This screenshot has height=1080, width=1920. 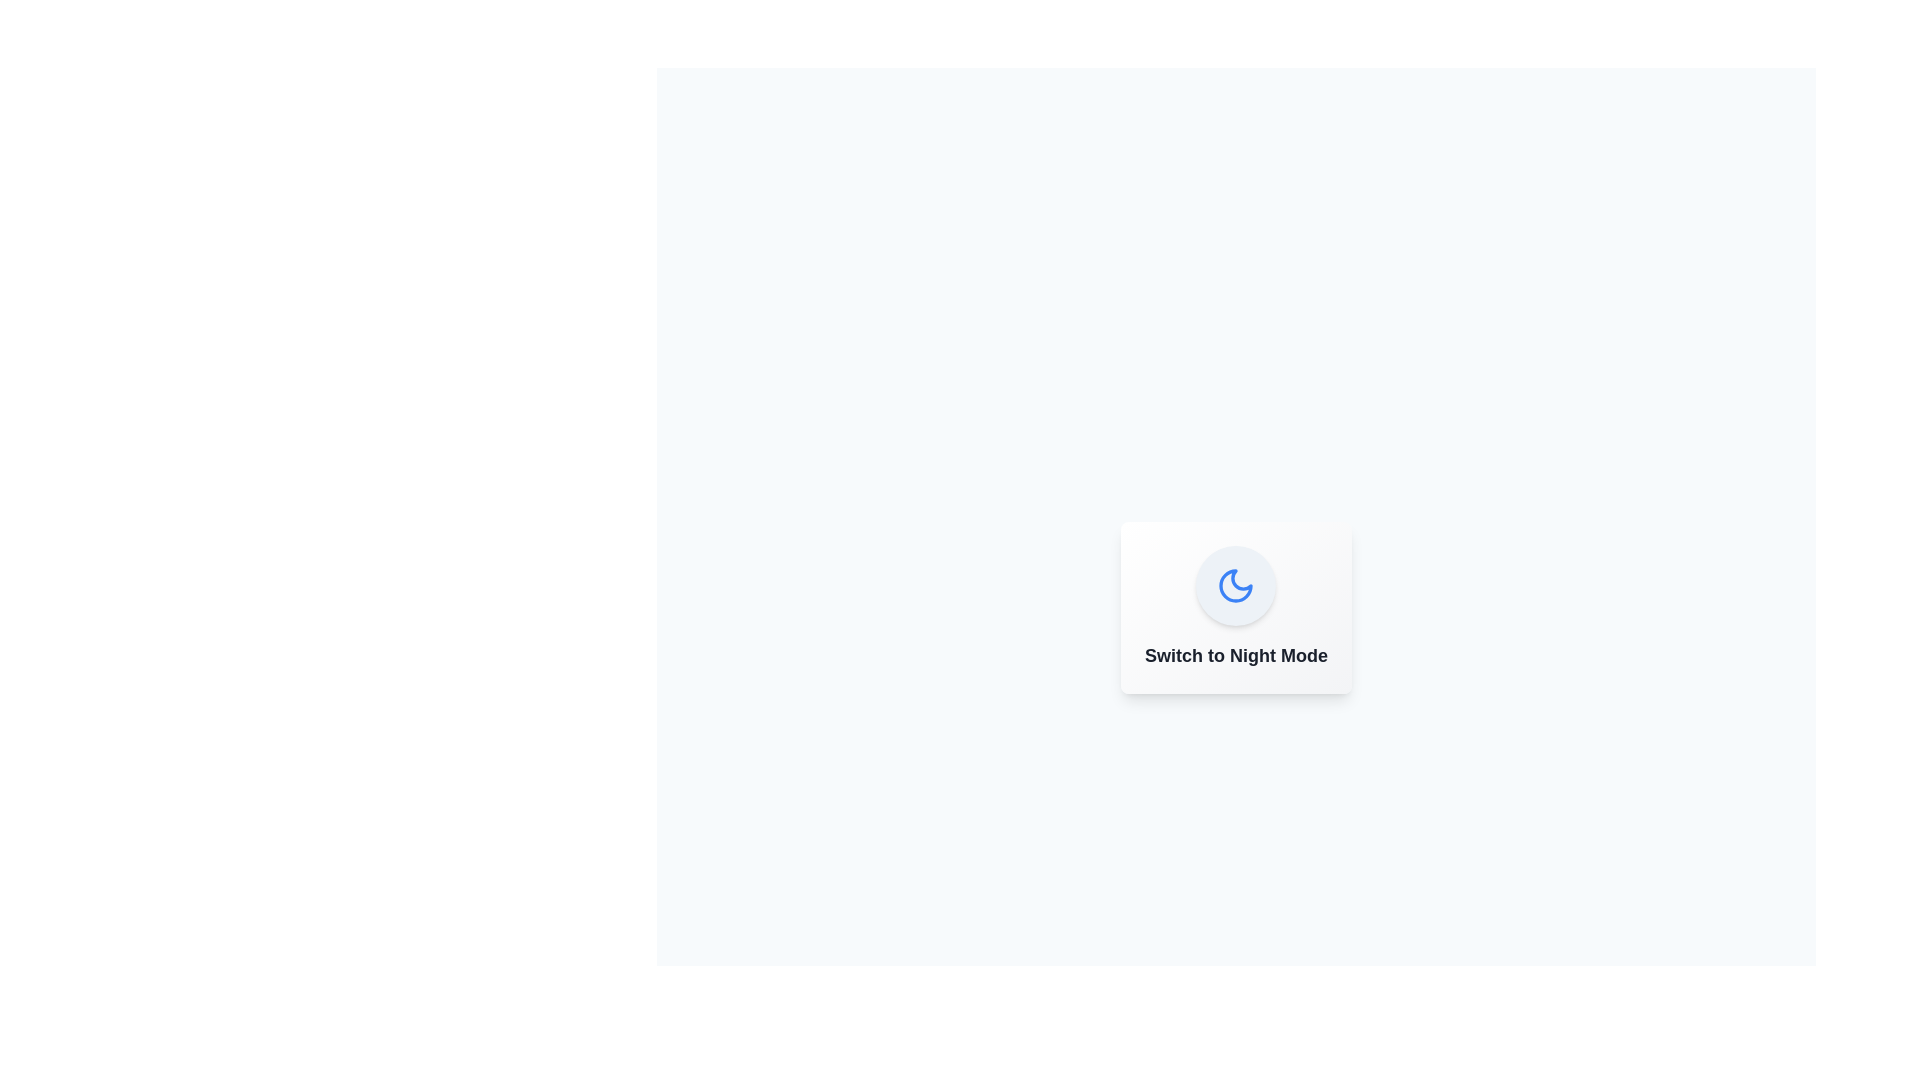 I want to click on the button to toggle the appearance mode, so click(x=1235, y=585).